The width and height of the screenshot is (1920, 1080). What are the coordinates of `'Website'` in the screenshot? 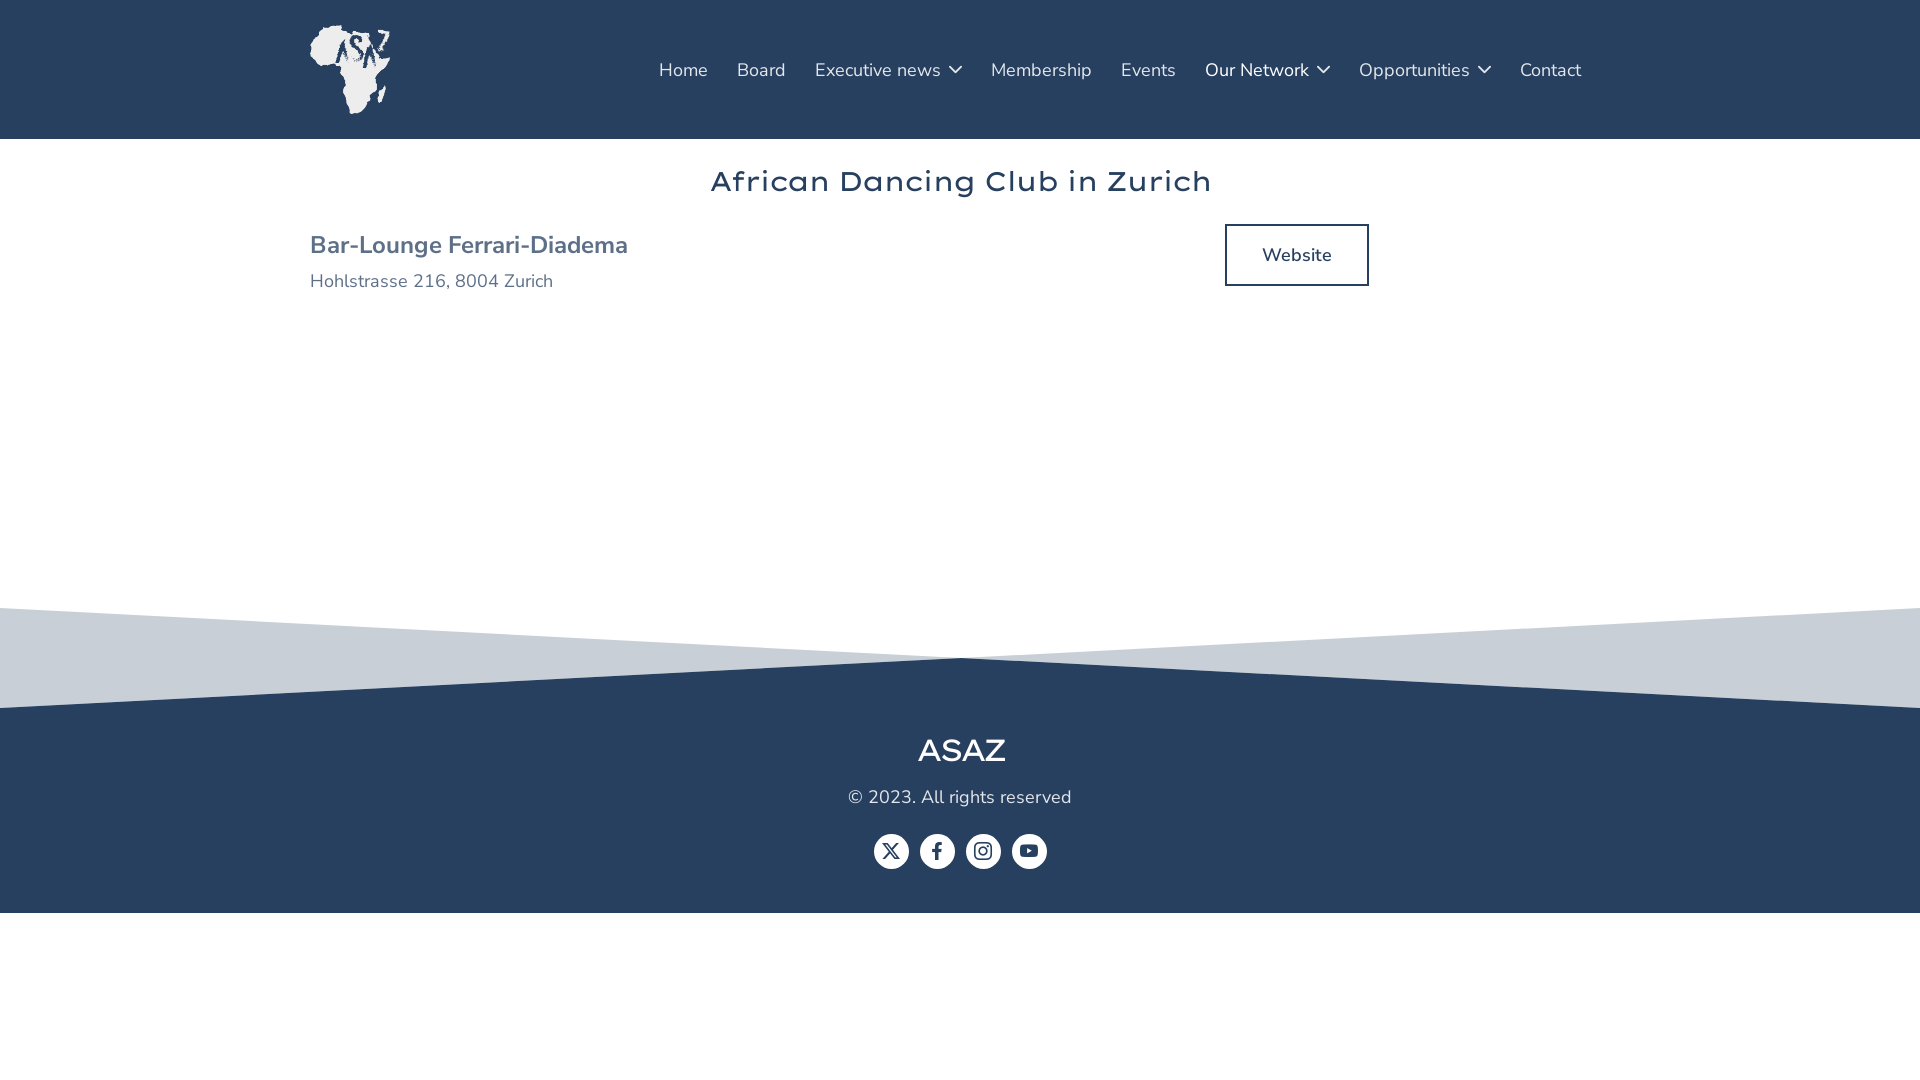 It's located at (1296, 253).